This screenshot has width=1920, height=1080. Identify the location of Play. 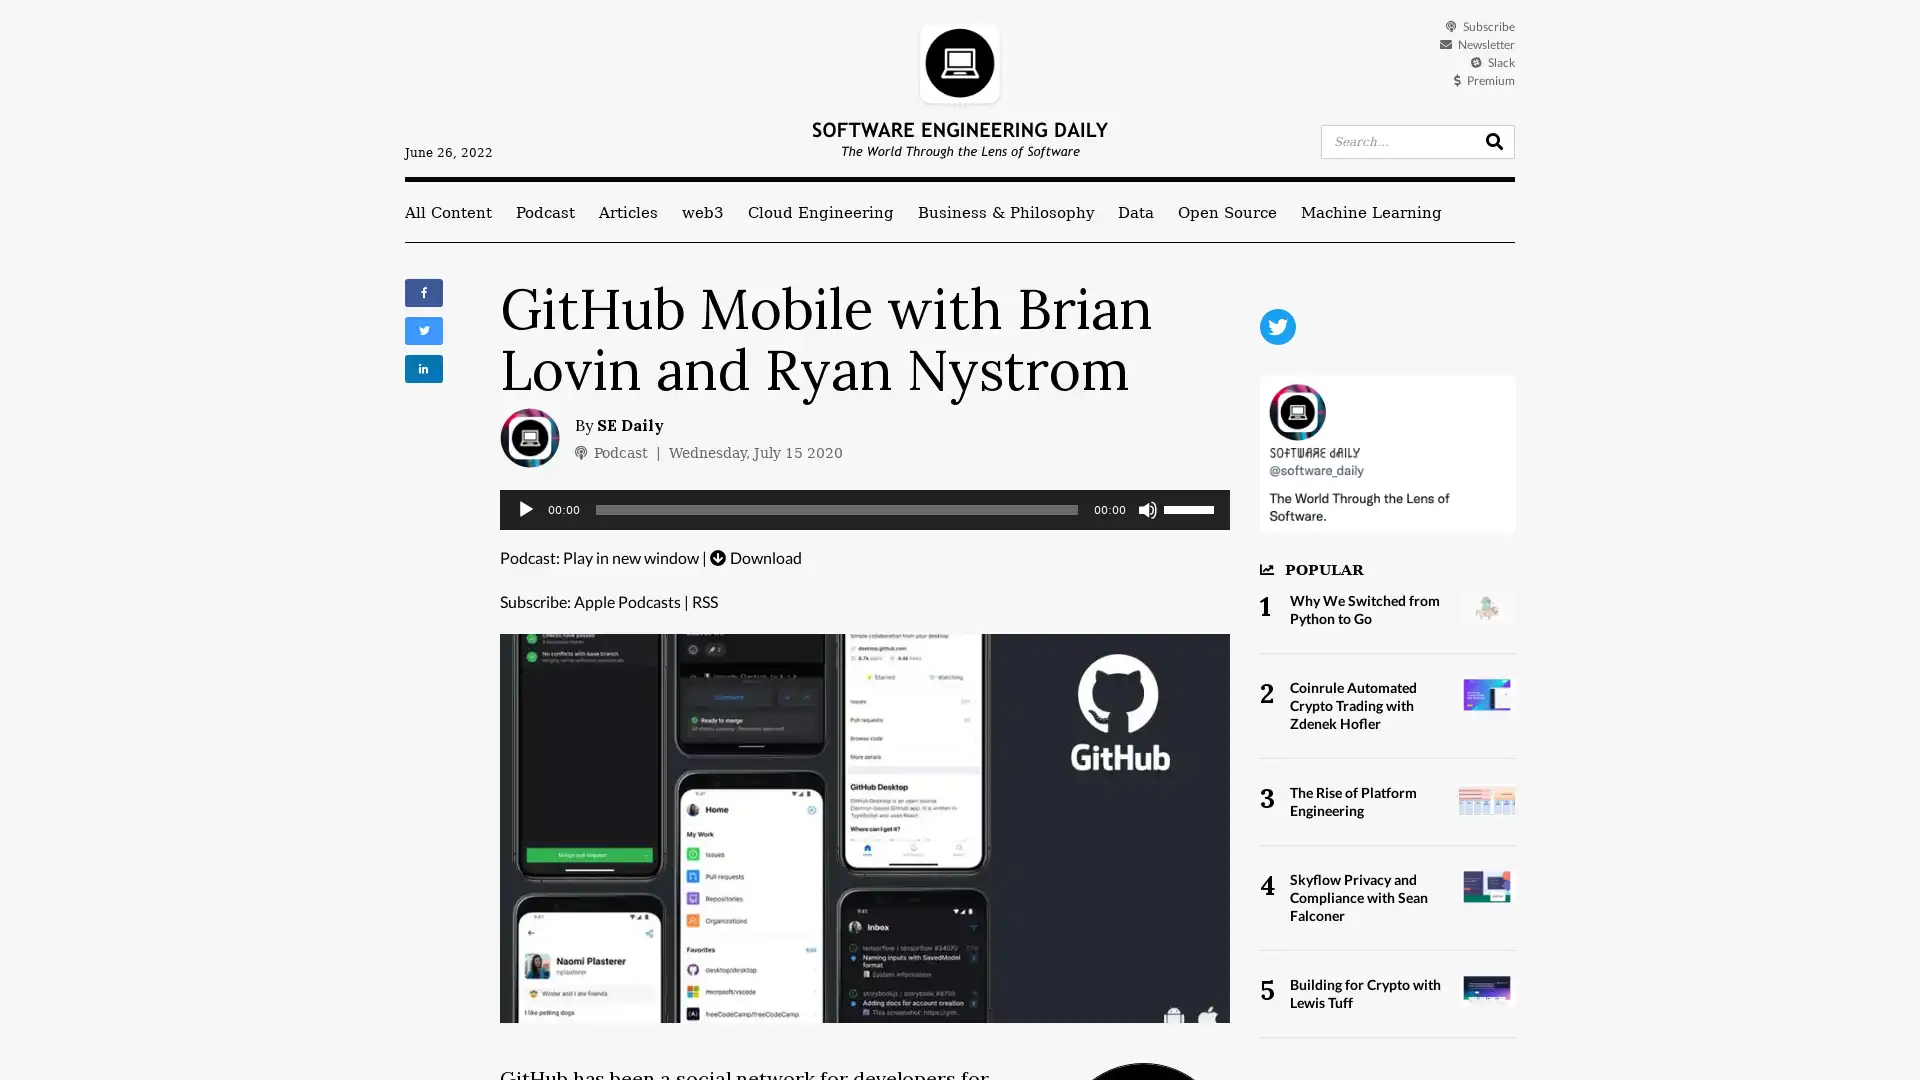
(524, 508).